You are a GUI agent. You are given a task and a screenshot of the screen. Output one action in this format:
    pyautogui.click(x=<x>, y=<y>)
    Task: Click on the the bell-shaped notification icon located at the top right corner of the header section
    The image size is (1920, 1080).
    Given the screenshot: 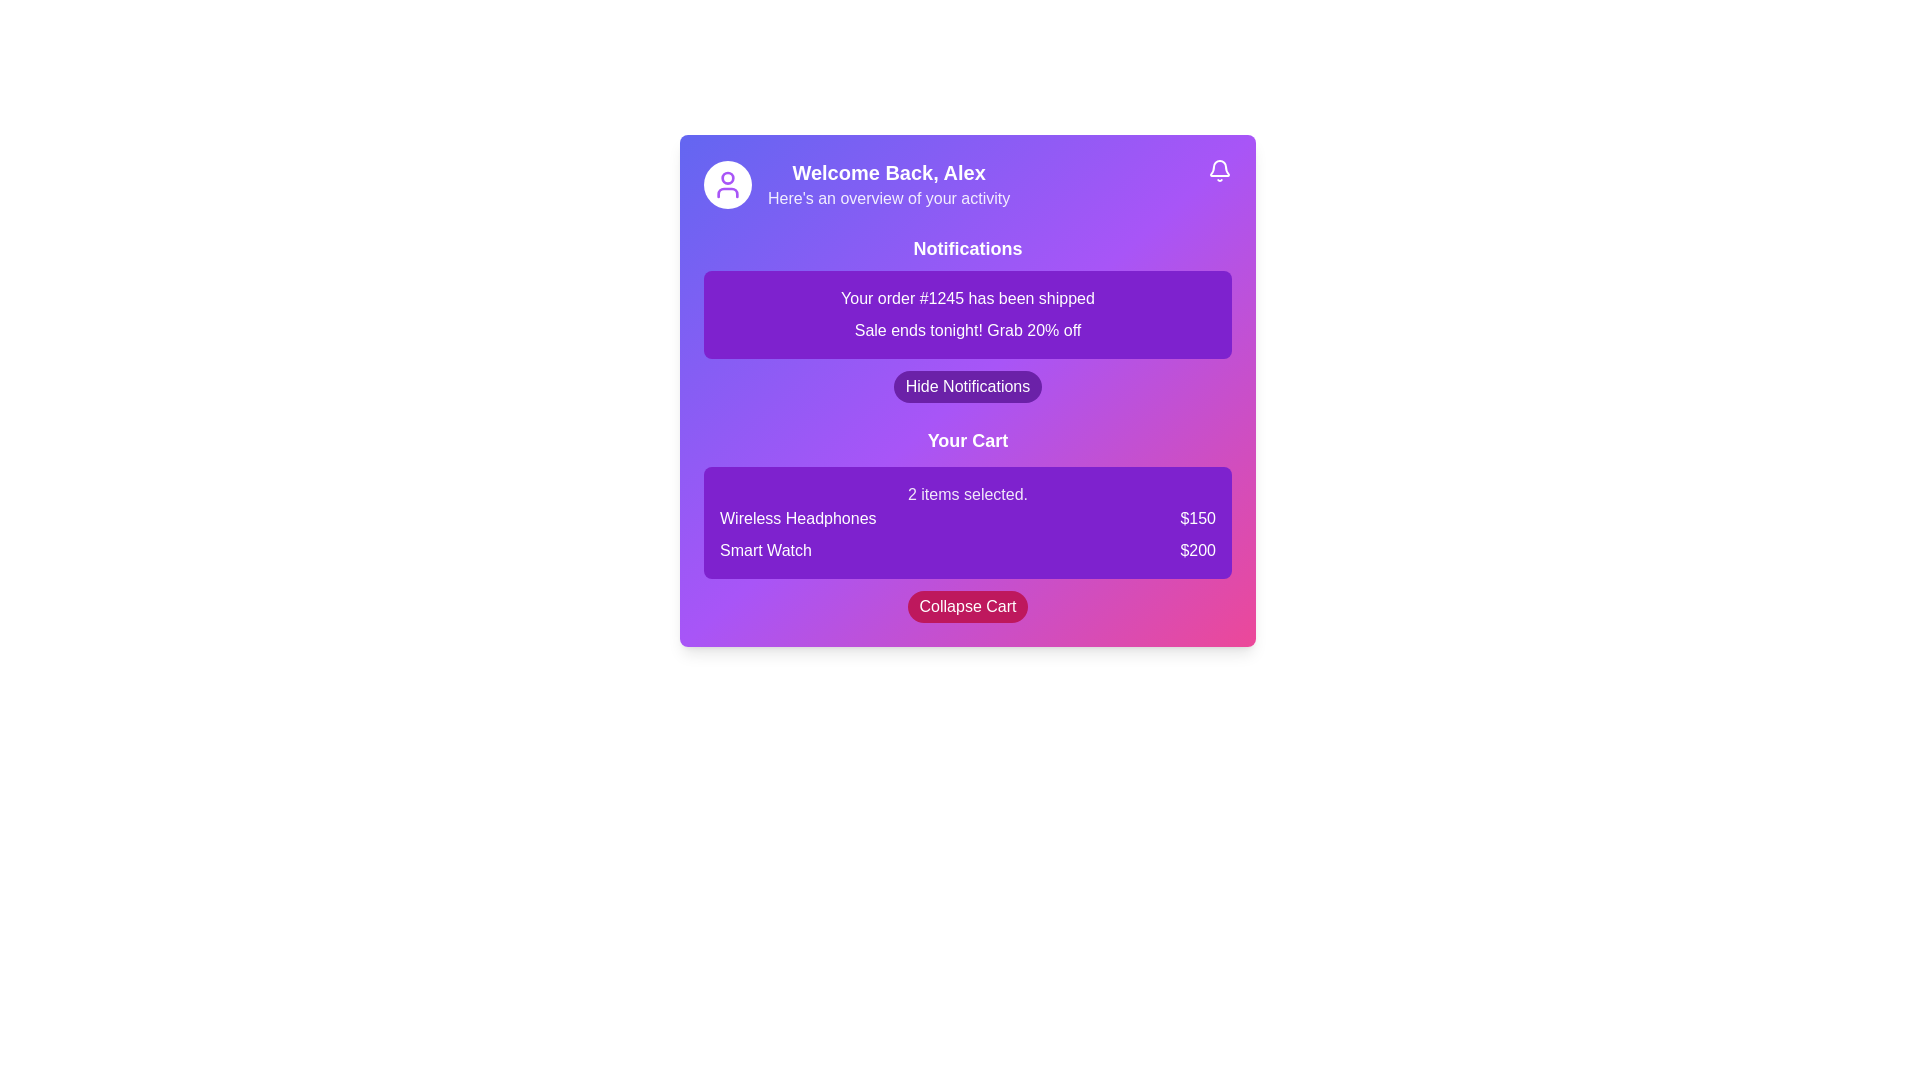 What is the action you would take?
    pyautogui.click(x=1218, y=169)
    